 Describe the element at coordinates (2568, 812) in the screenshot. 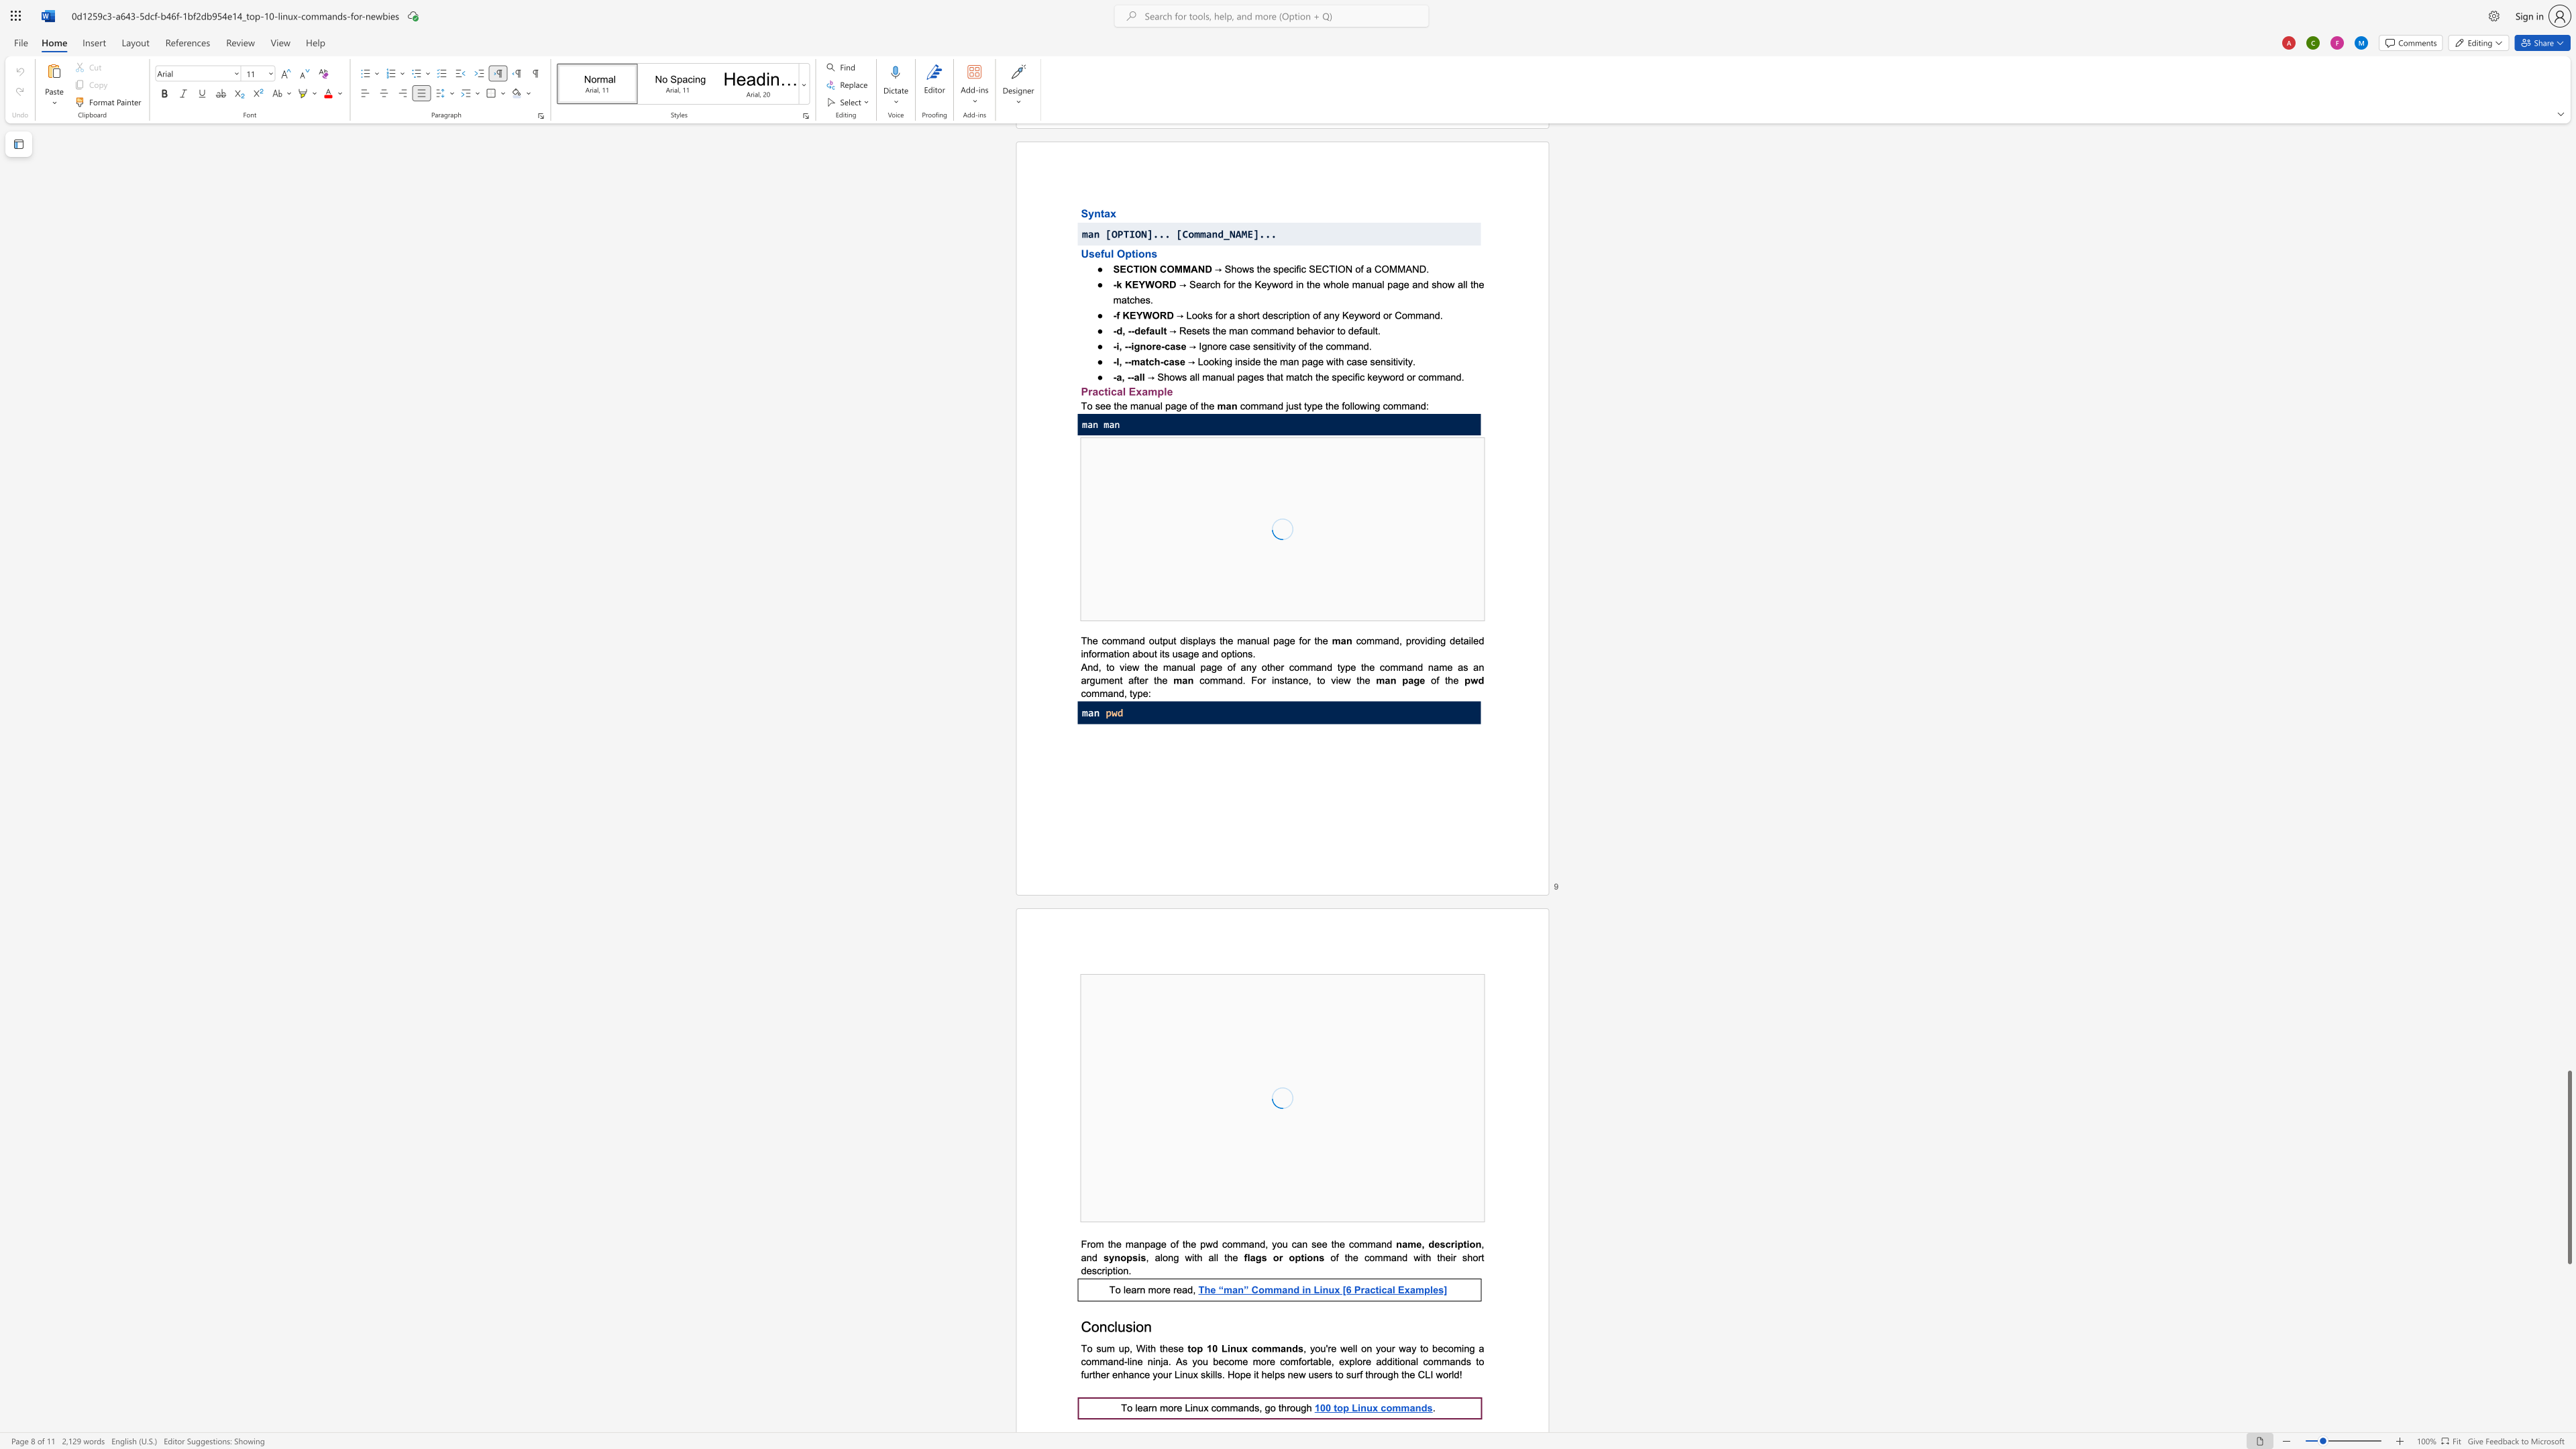

I see `the right-hand scrollbar to ascend the page` at that location.